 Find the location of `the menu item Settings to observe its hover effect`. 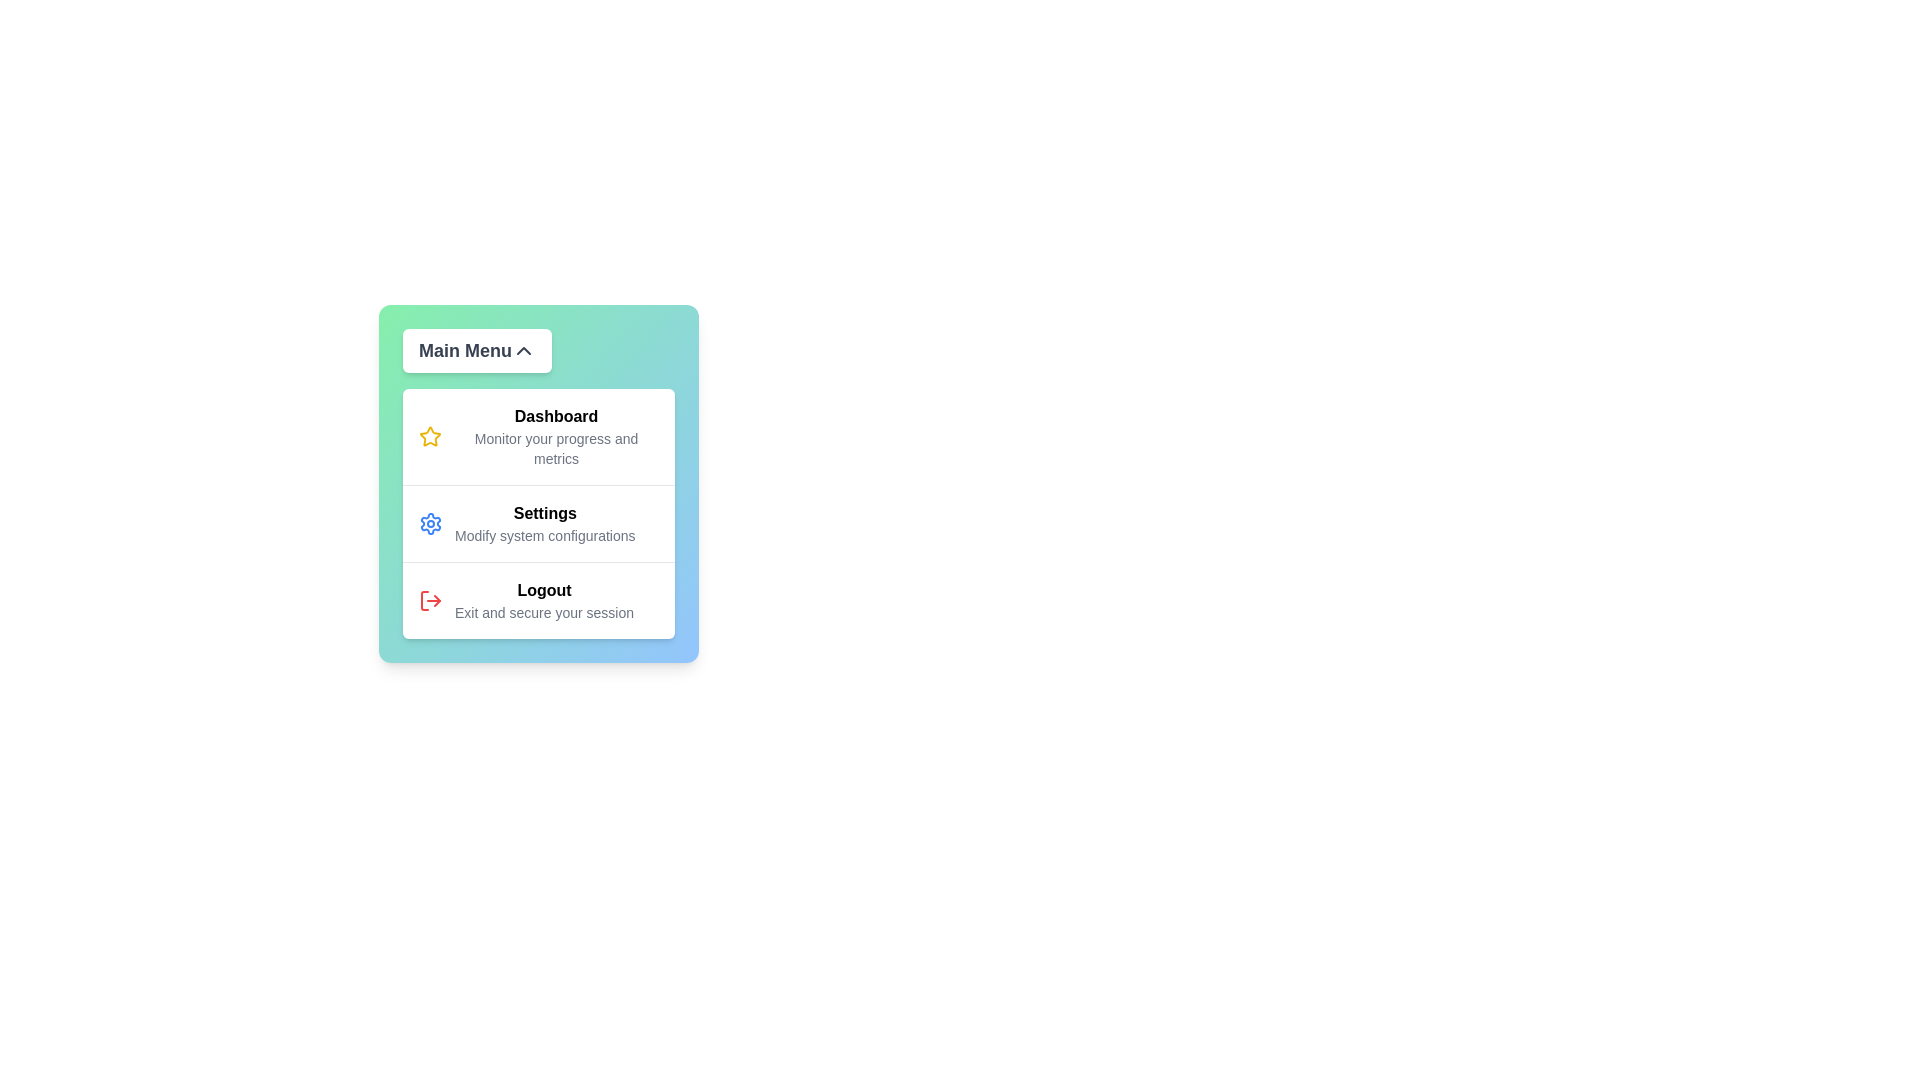

the menu item Settings to observe its hover effect is located at coordinates (538, 522).